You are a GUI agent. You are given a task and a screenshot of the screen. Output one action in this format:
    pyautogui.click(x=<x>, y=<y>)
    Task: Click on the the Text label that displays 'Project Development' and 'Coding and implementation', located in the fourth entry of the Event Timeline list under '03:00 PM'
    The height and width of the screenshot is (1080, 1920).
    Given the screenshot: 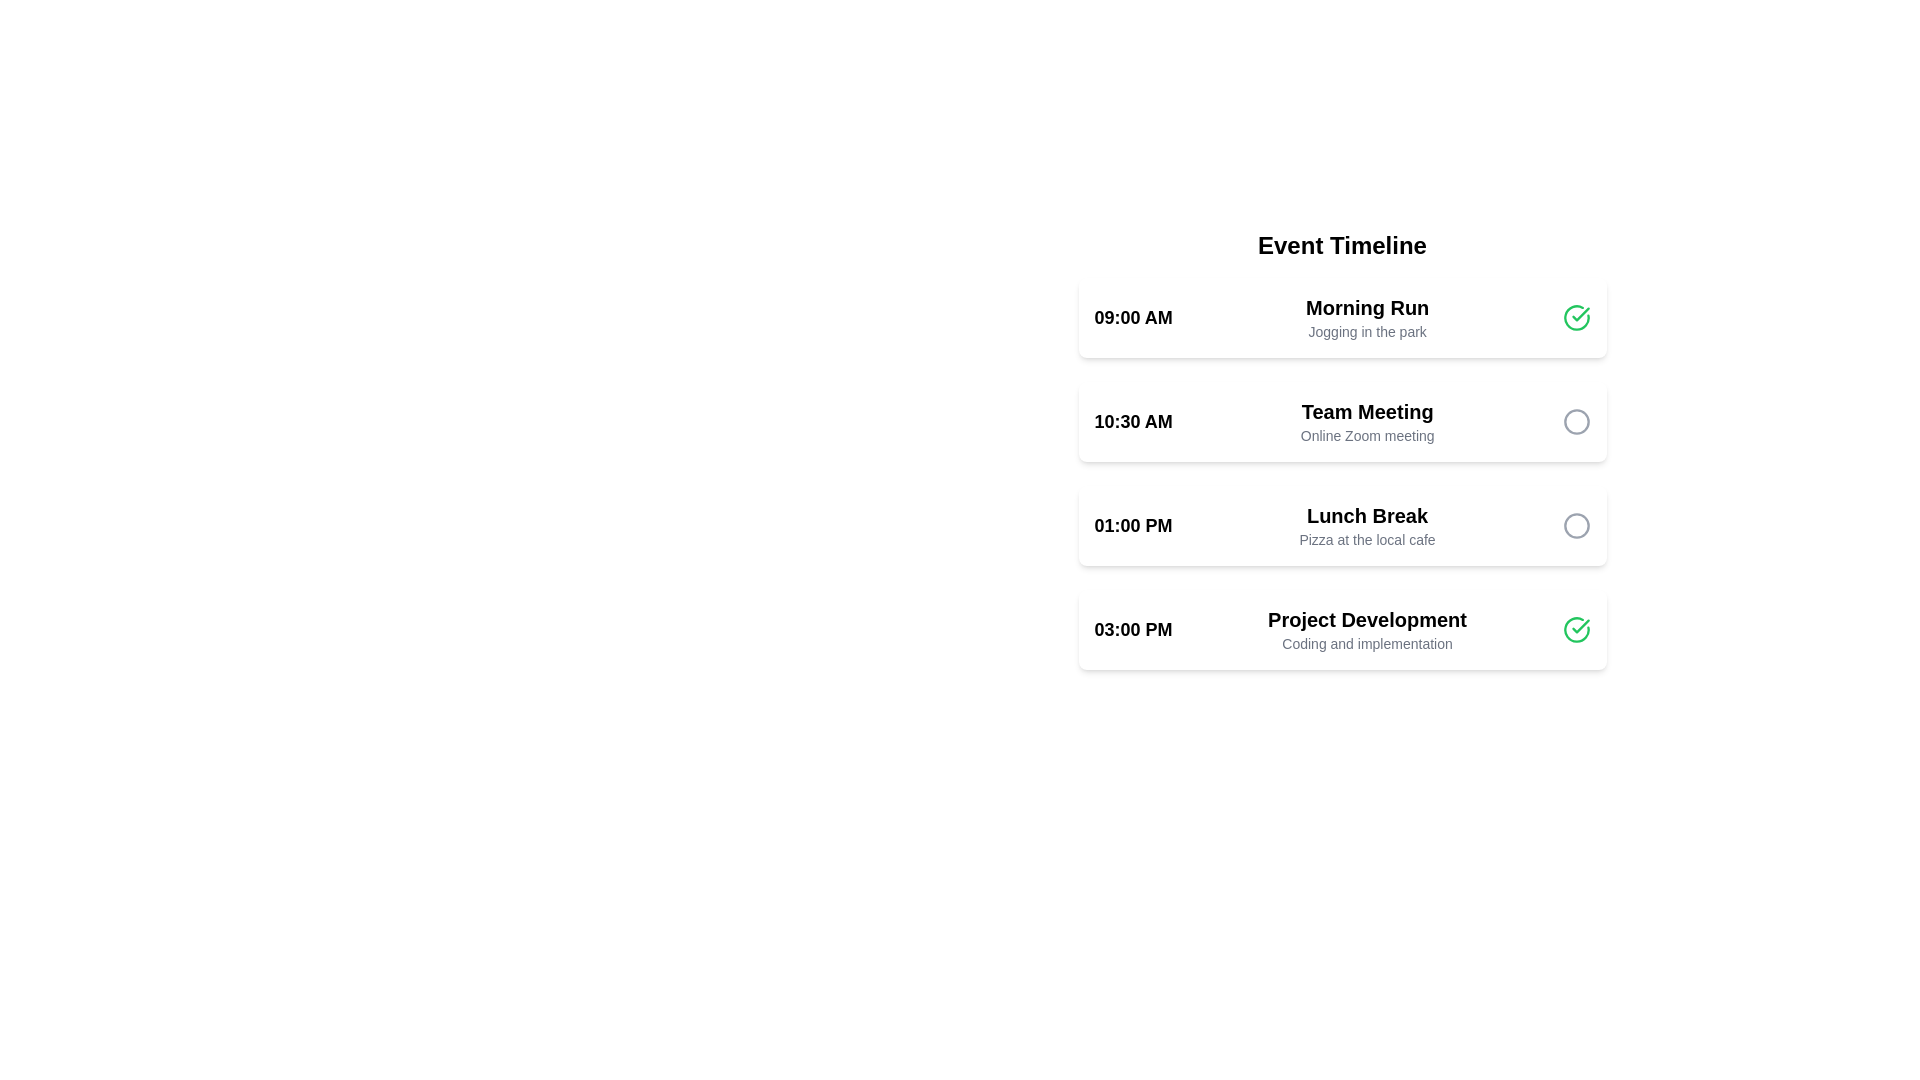 What is the action you would take?
    pyautogui.click(x=1366, y=628)
    